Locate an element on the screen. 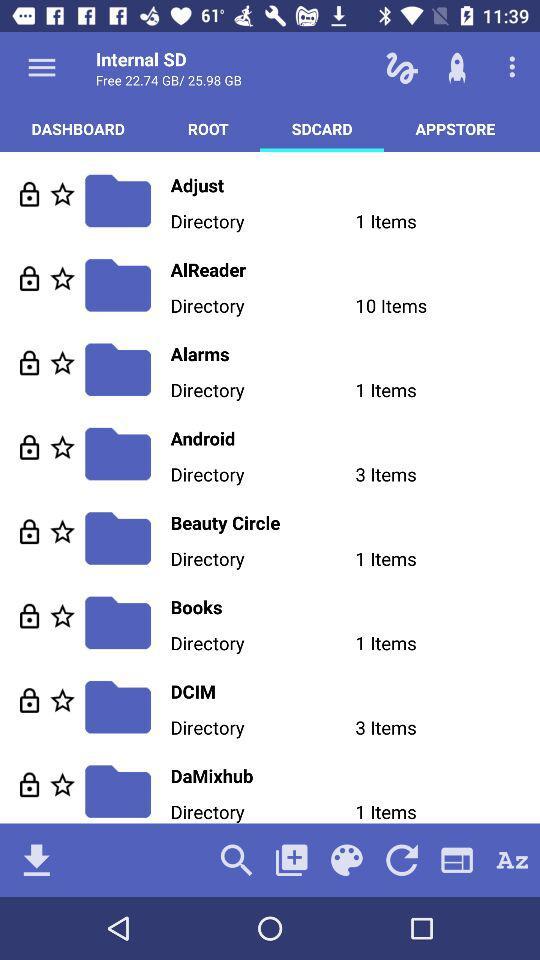 The image size is (540, 960). system folder is located at coordinates (62, 277).